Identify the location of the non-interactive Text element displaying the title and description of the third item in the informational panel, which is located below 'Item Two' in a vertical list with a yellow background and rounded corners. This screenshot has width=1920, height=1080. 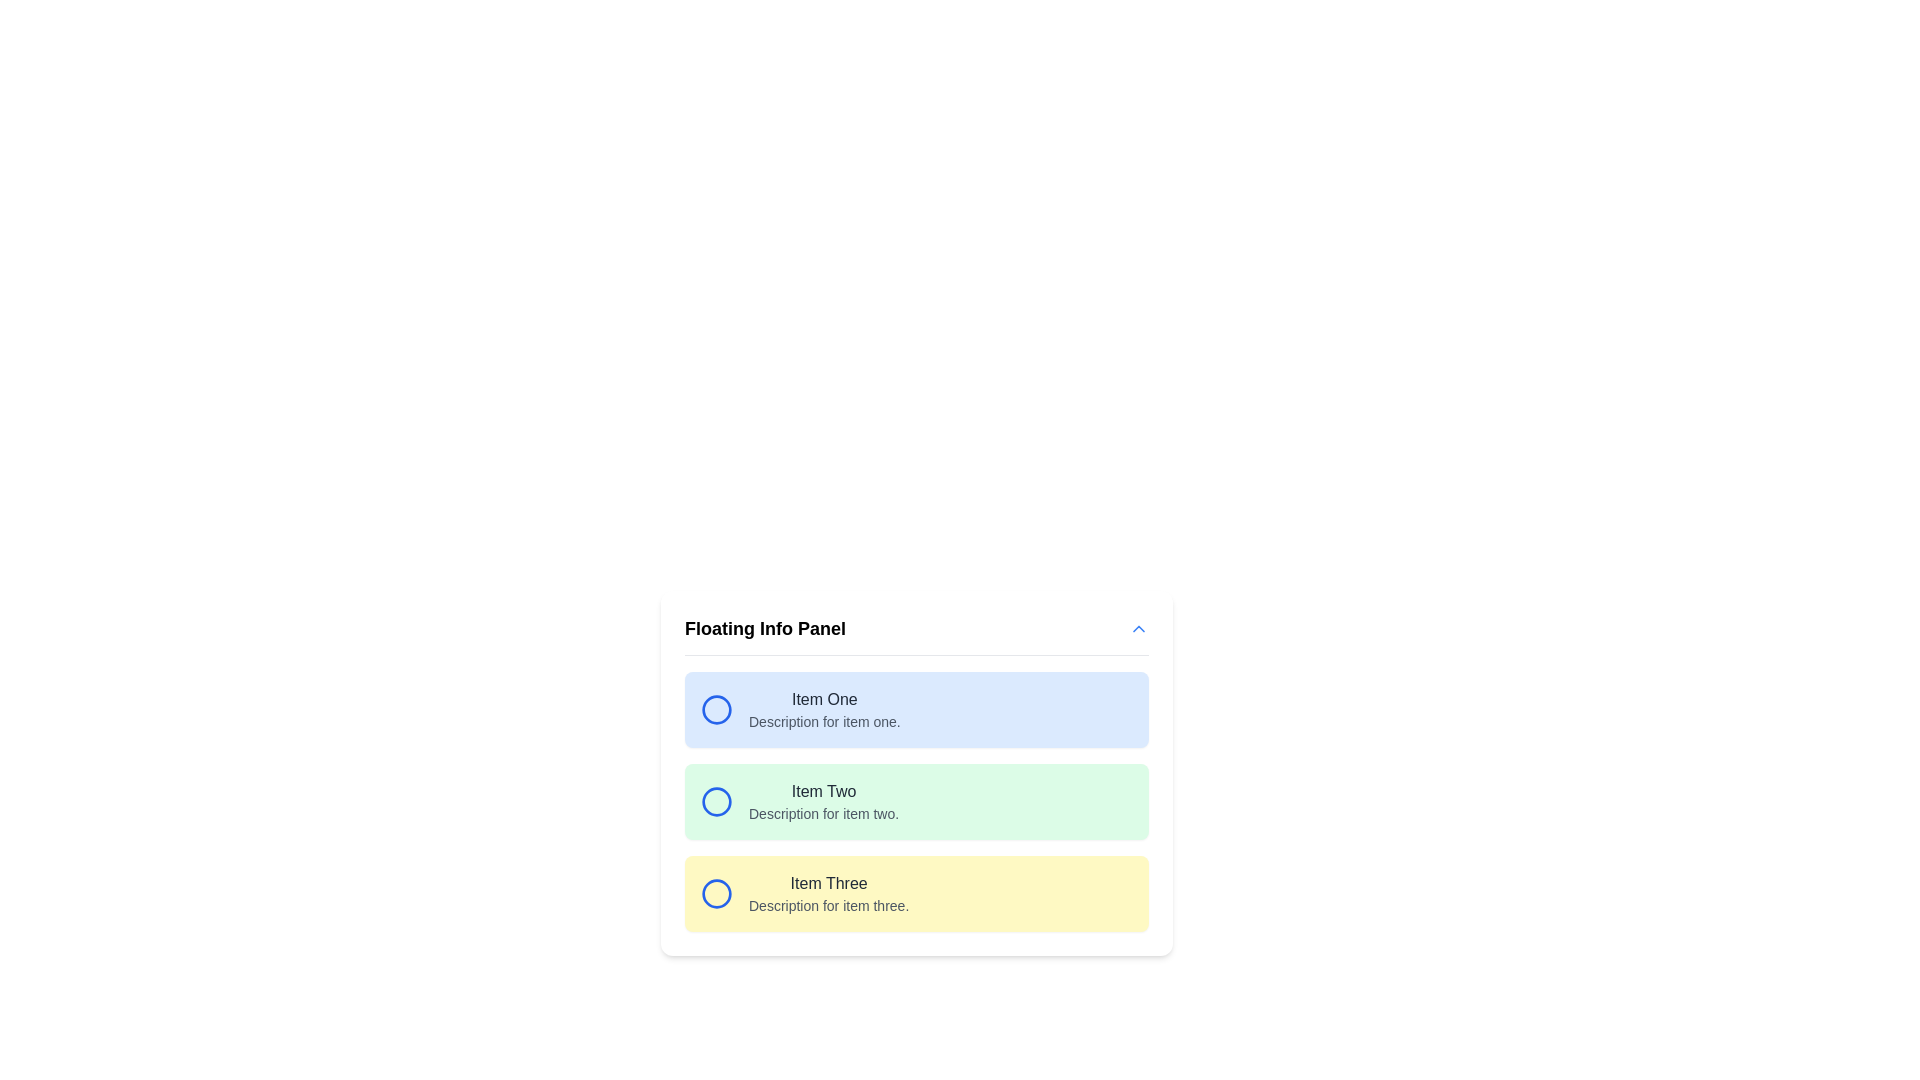
(829, 893).